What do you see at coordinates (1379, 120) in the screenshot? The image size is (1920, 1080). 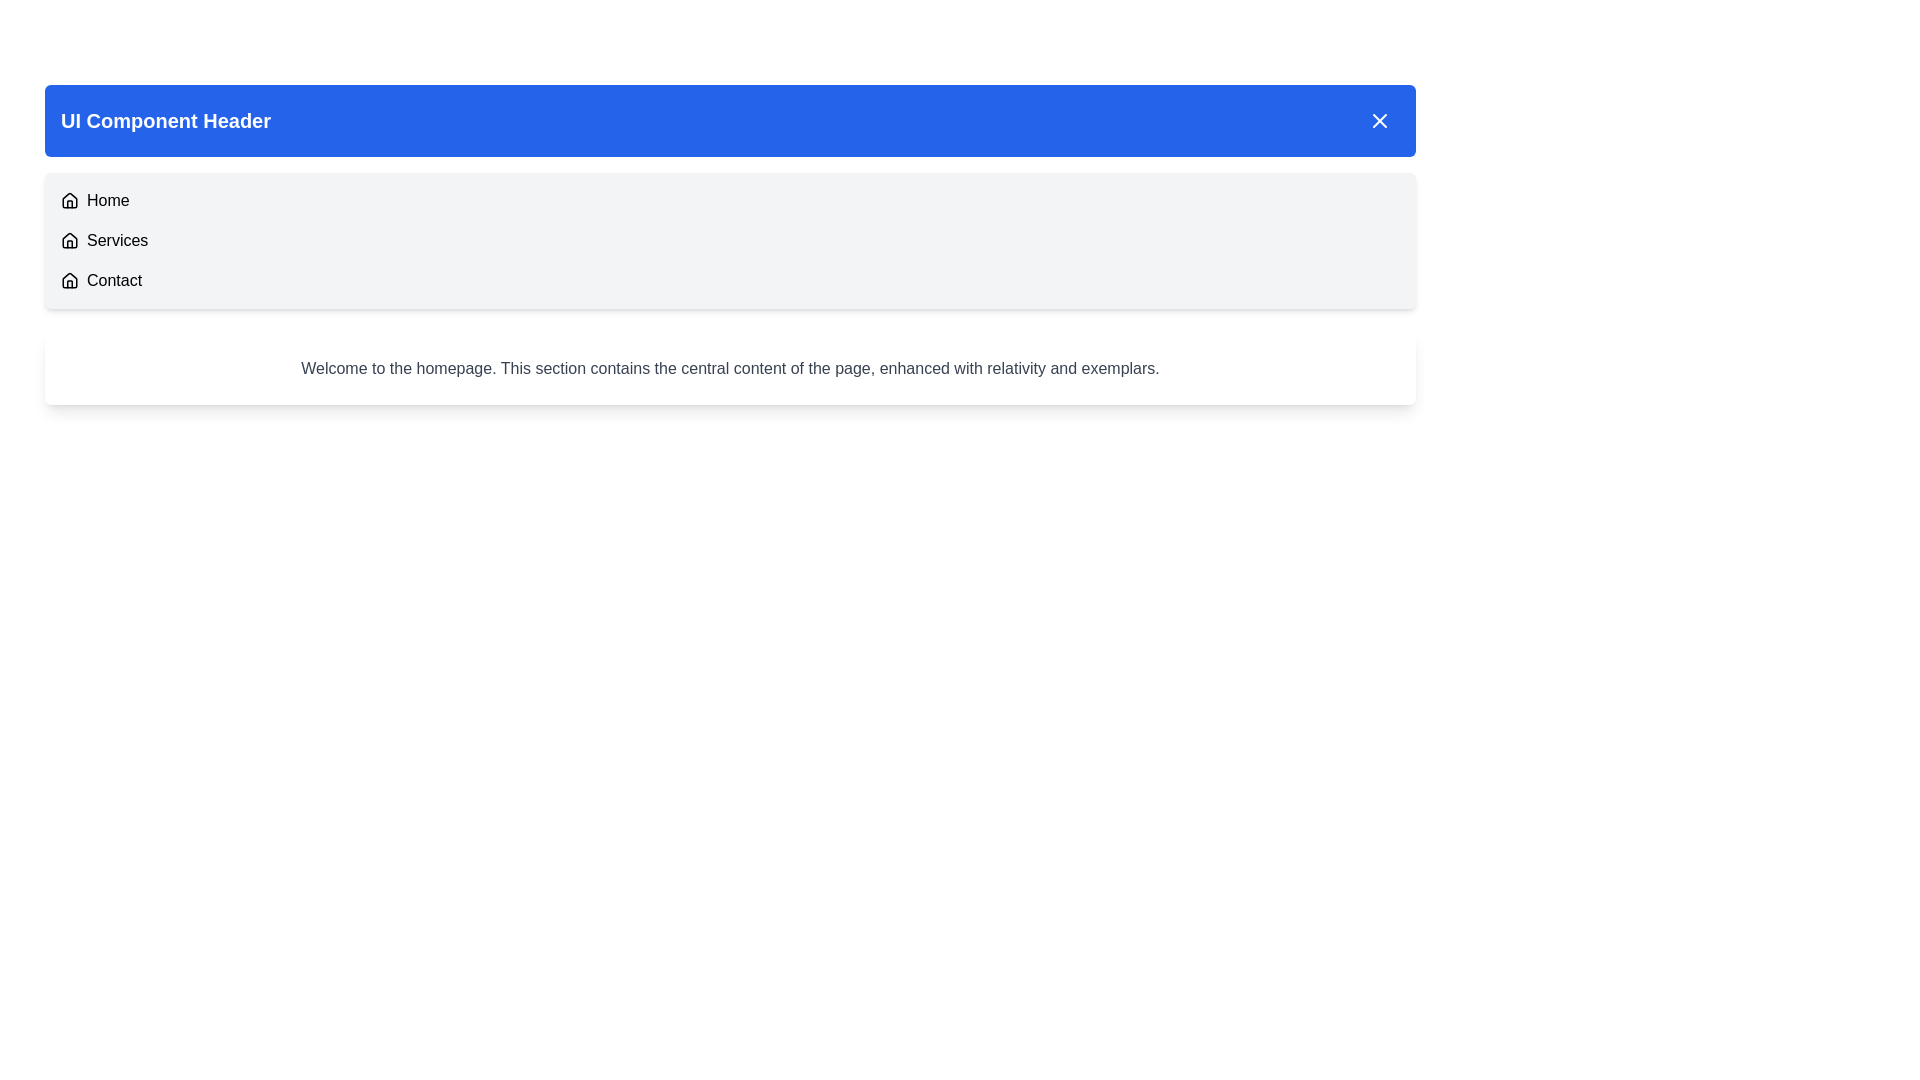 I see `the Close button icon, which is a small cross icon located at the top-right corner of the solid blue rectangular header` at bounding box center [1379, 120].